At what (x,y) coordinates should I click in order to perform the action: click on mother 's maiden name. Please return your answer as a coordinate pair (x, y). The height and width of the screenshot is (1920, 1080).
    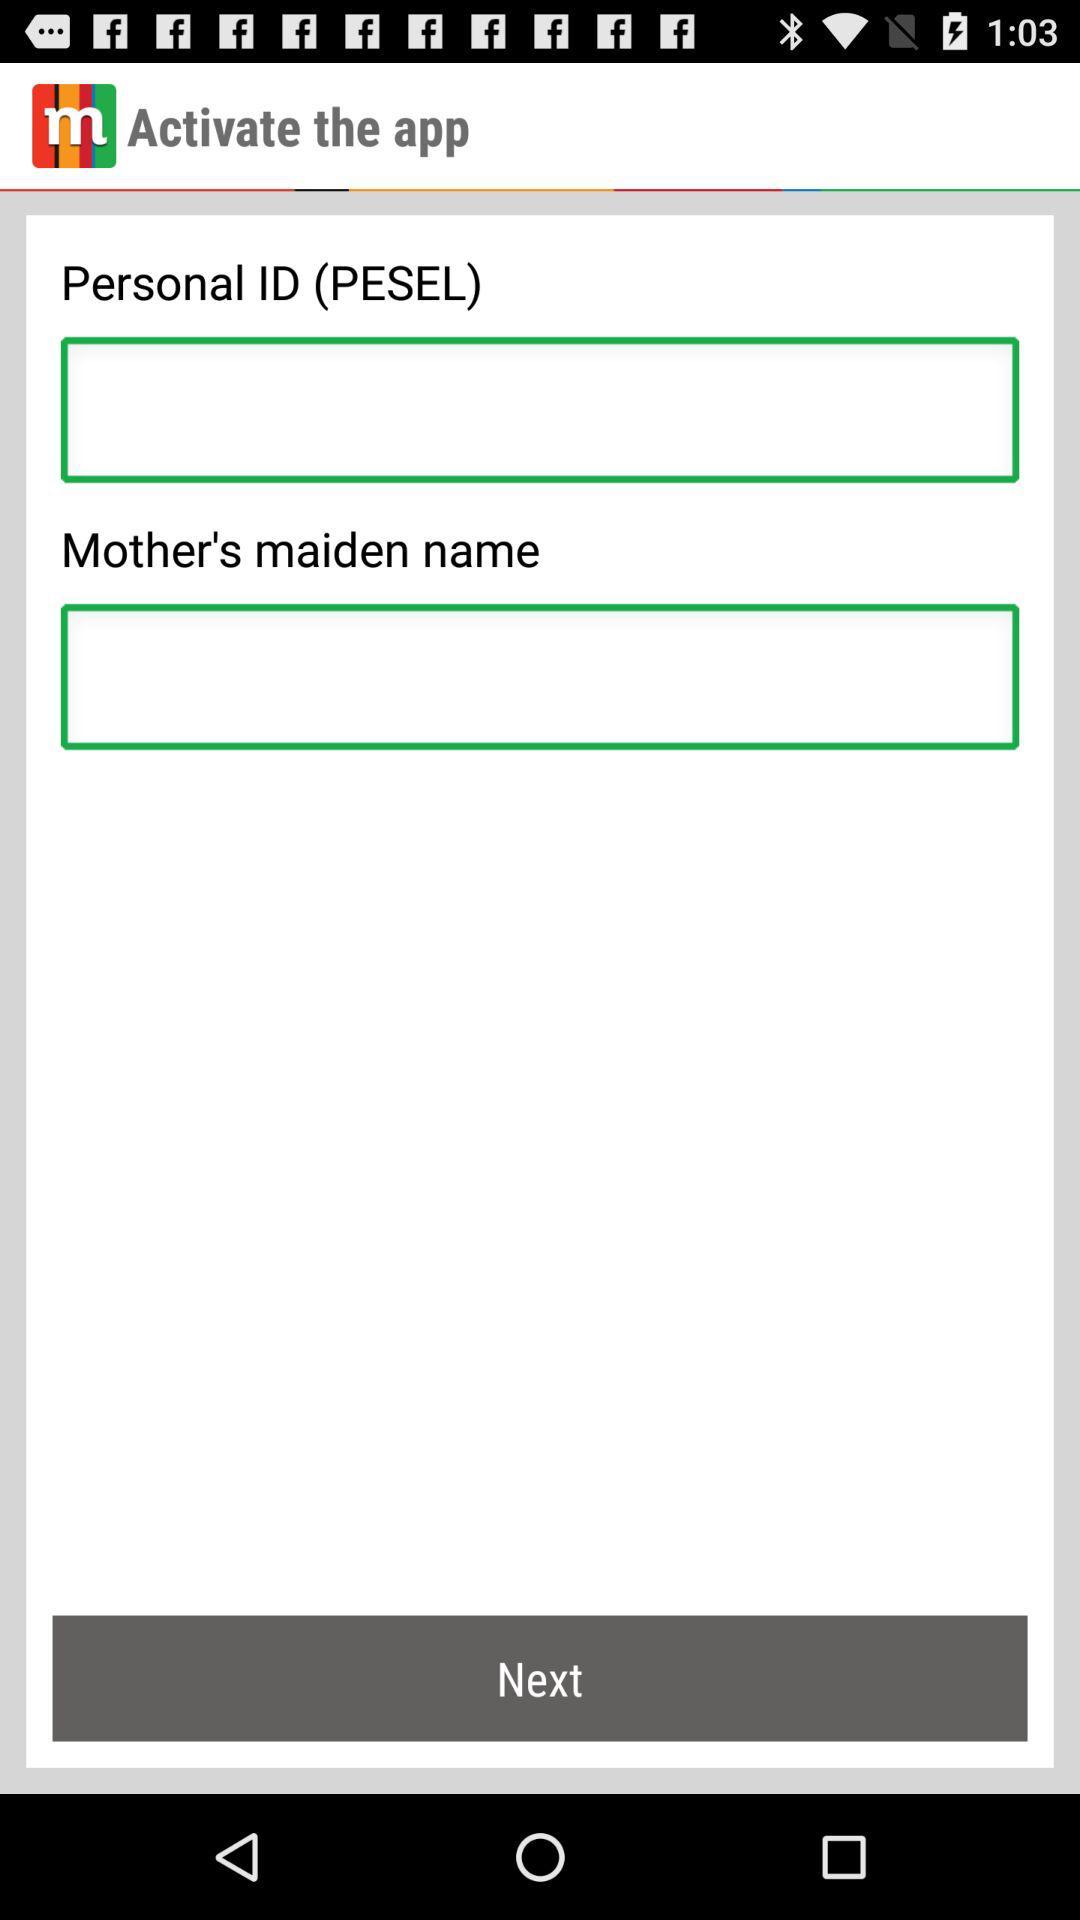
    Looking at the image, I should click on (540, 682).